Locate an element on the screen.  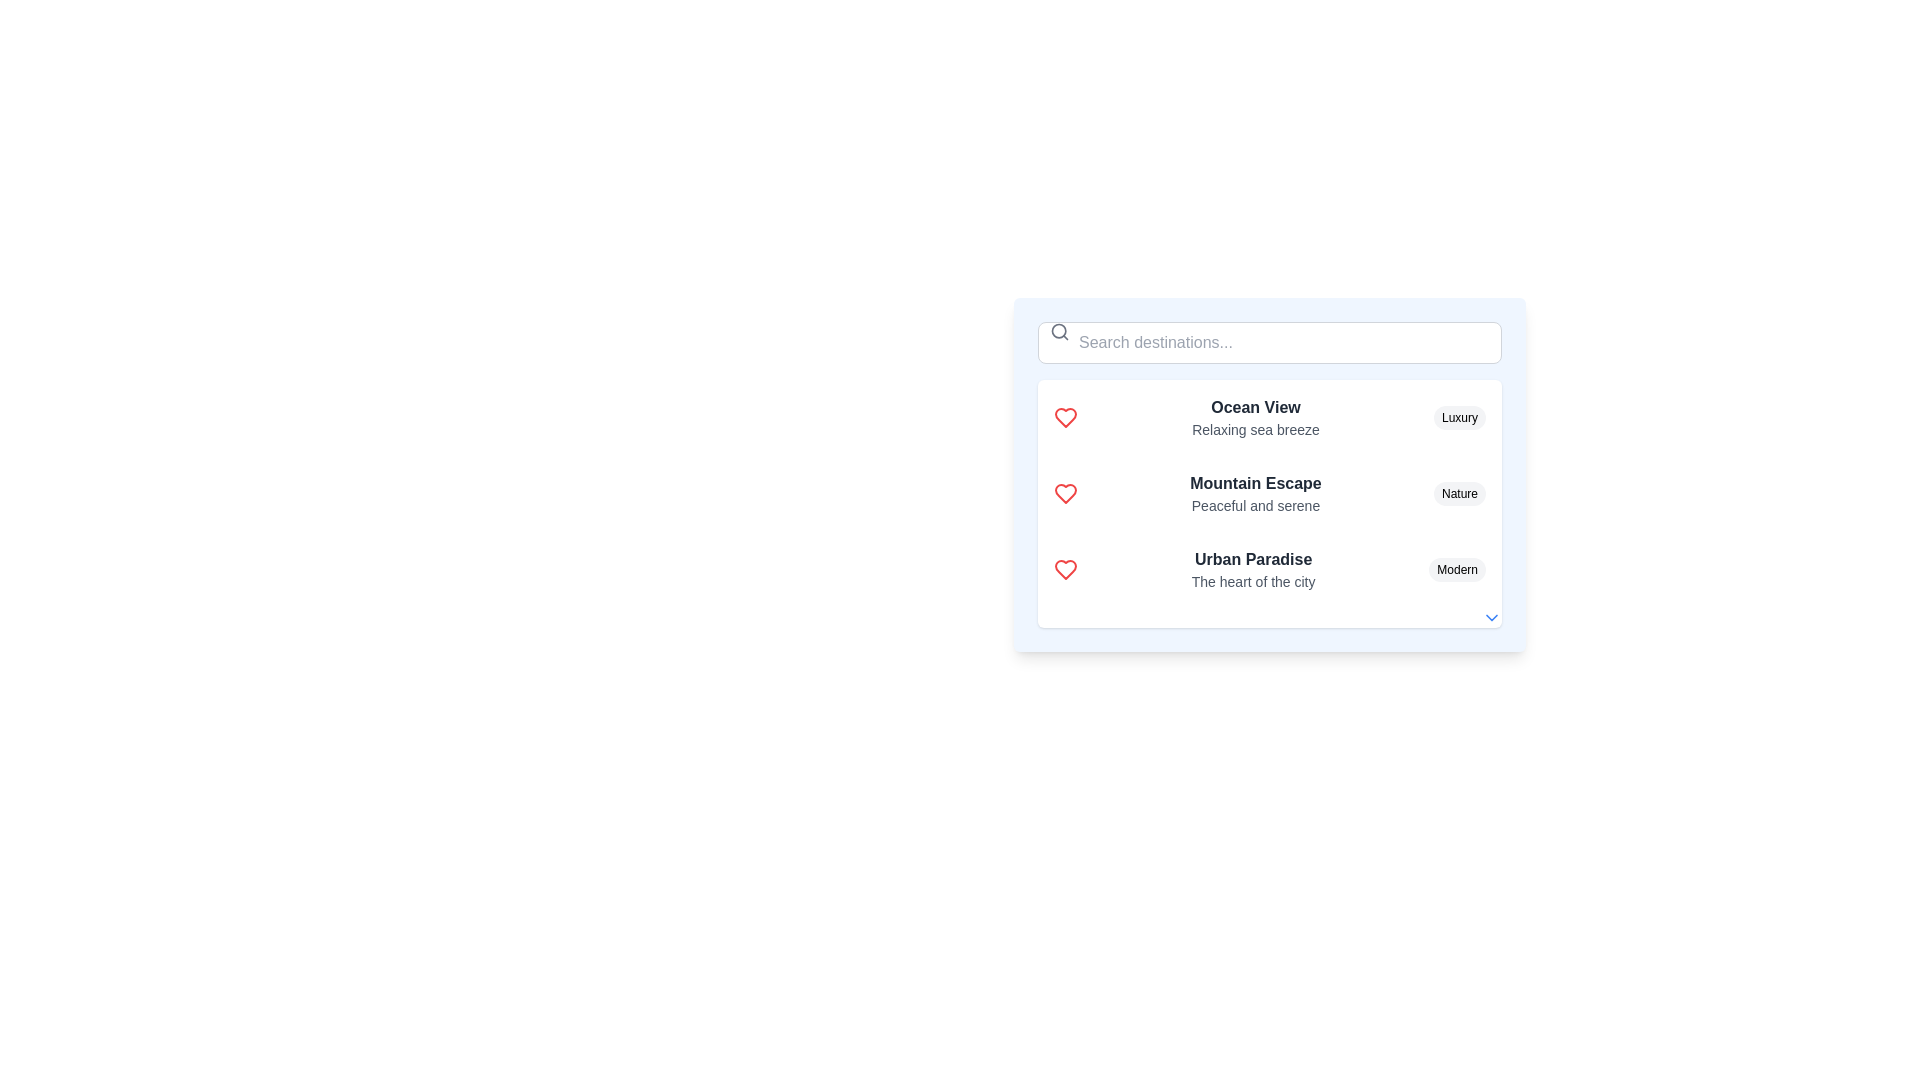
text on the tag labeled 'Modern' located in the bottom-right corner of the list item 'Urban Paradise', adjacent to 'The heart of the city' is located at coordinates (1457, 570).